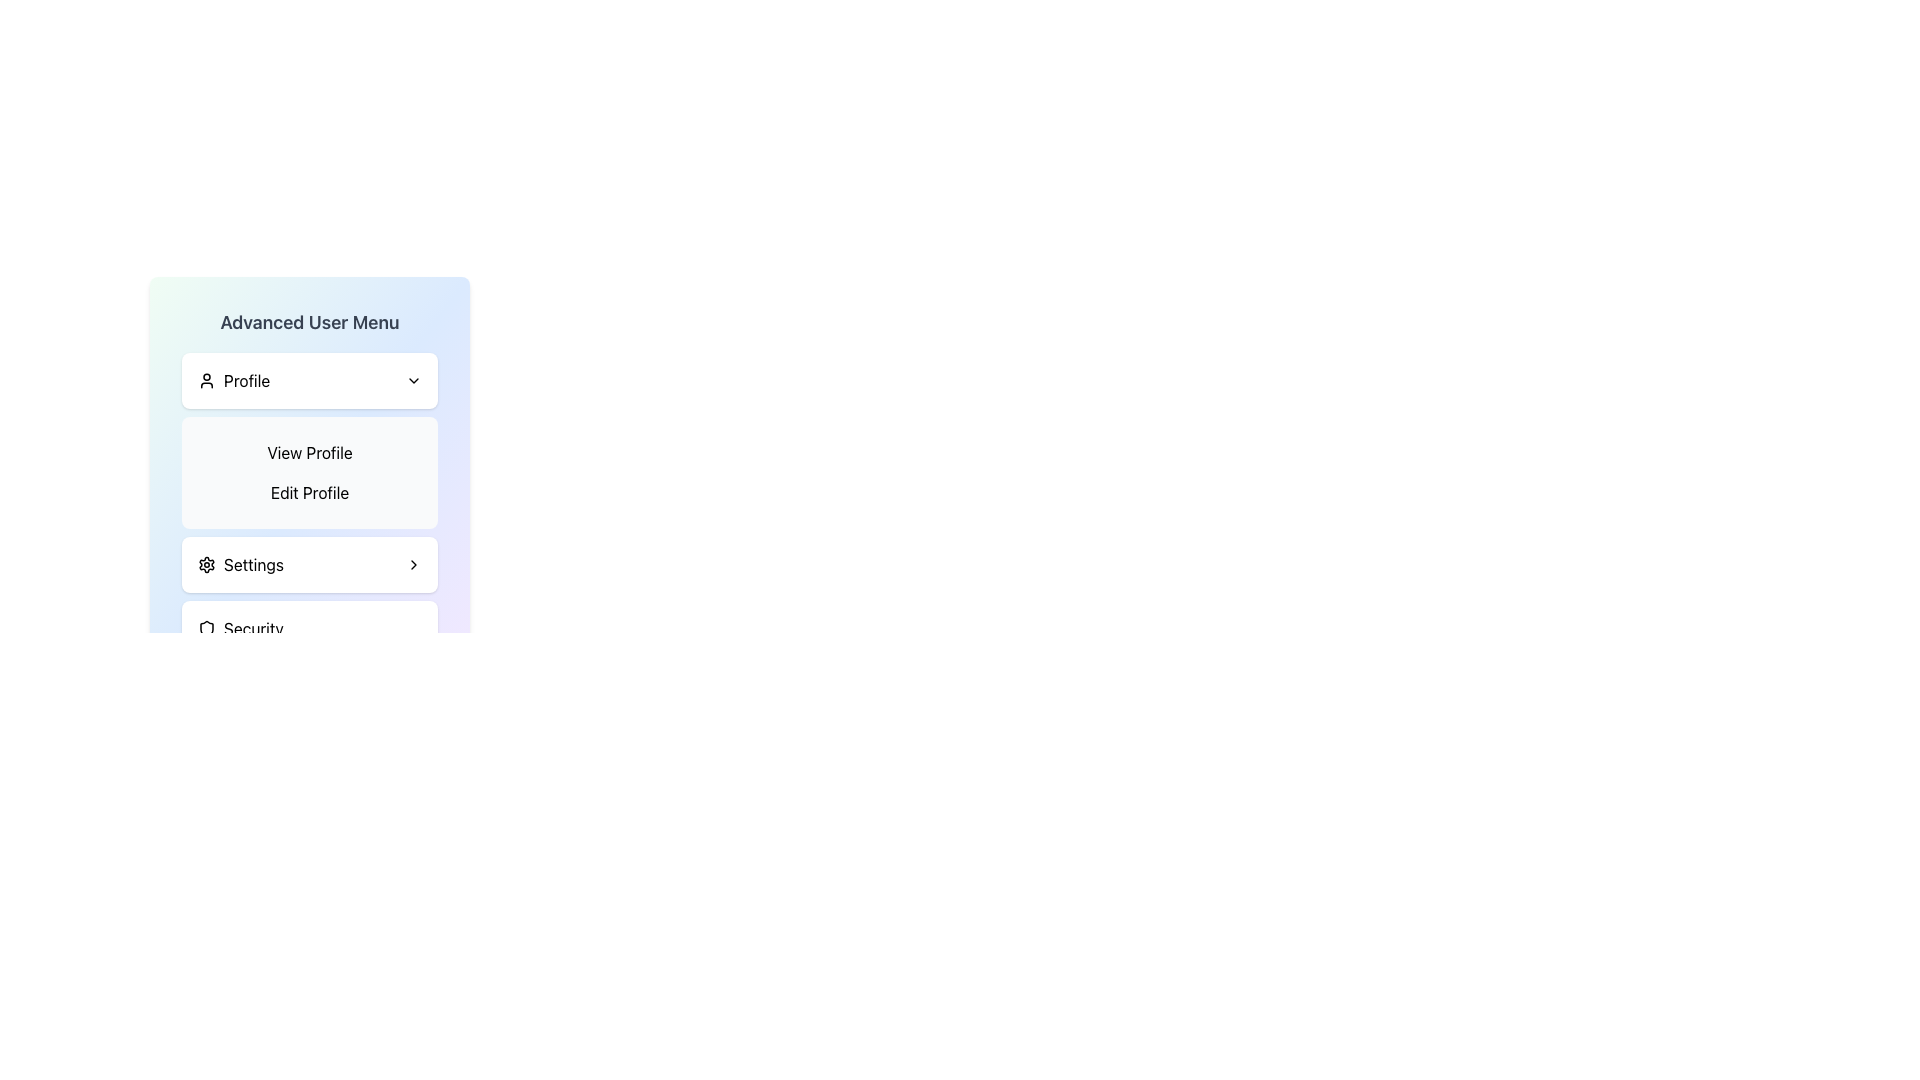  I want to click on the settings button located in the Advanced User Menu, which is the third option below 'View Profile' and 'Edit Profile', so click(240, 564).